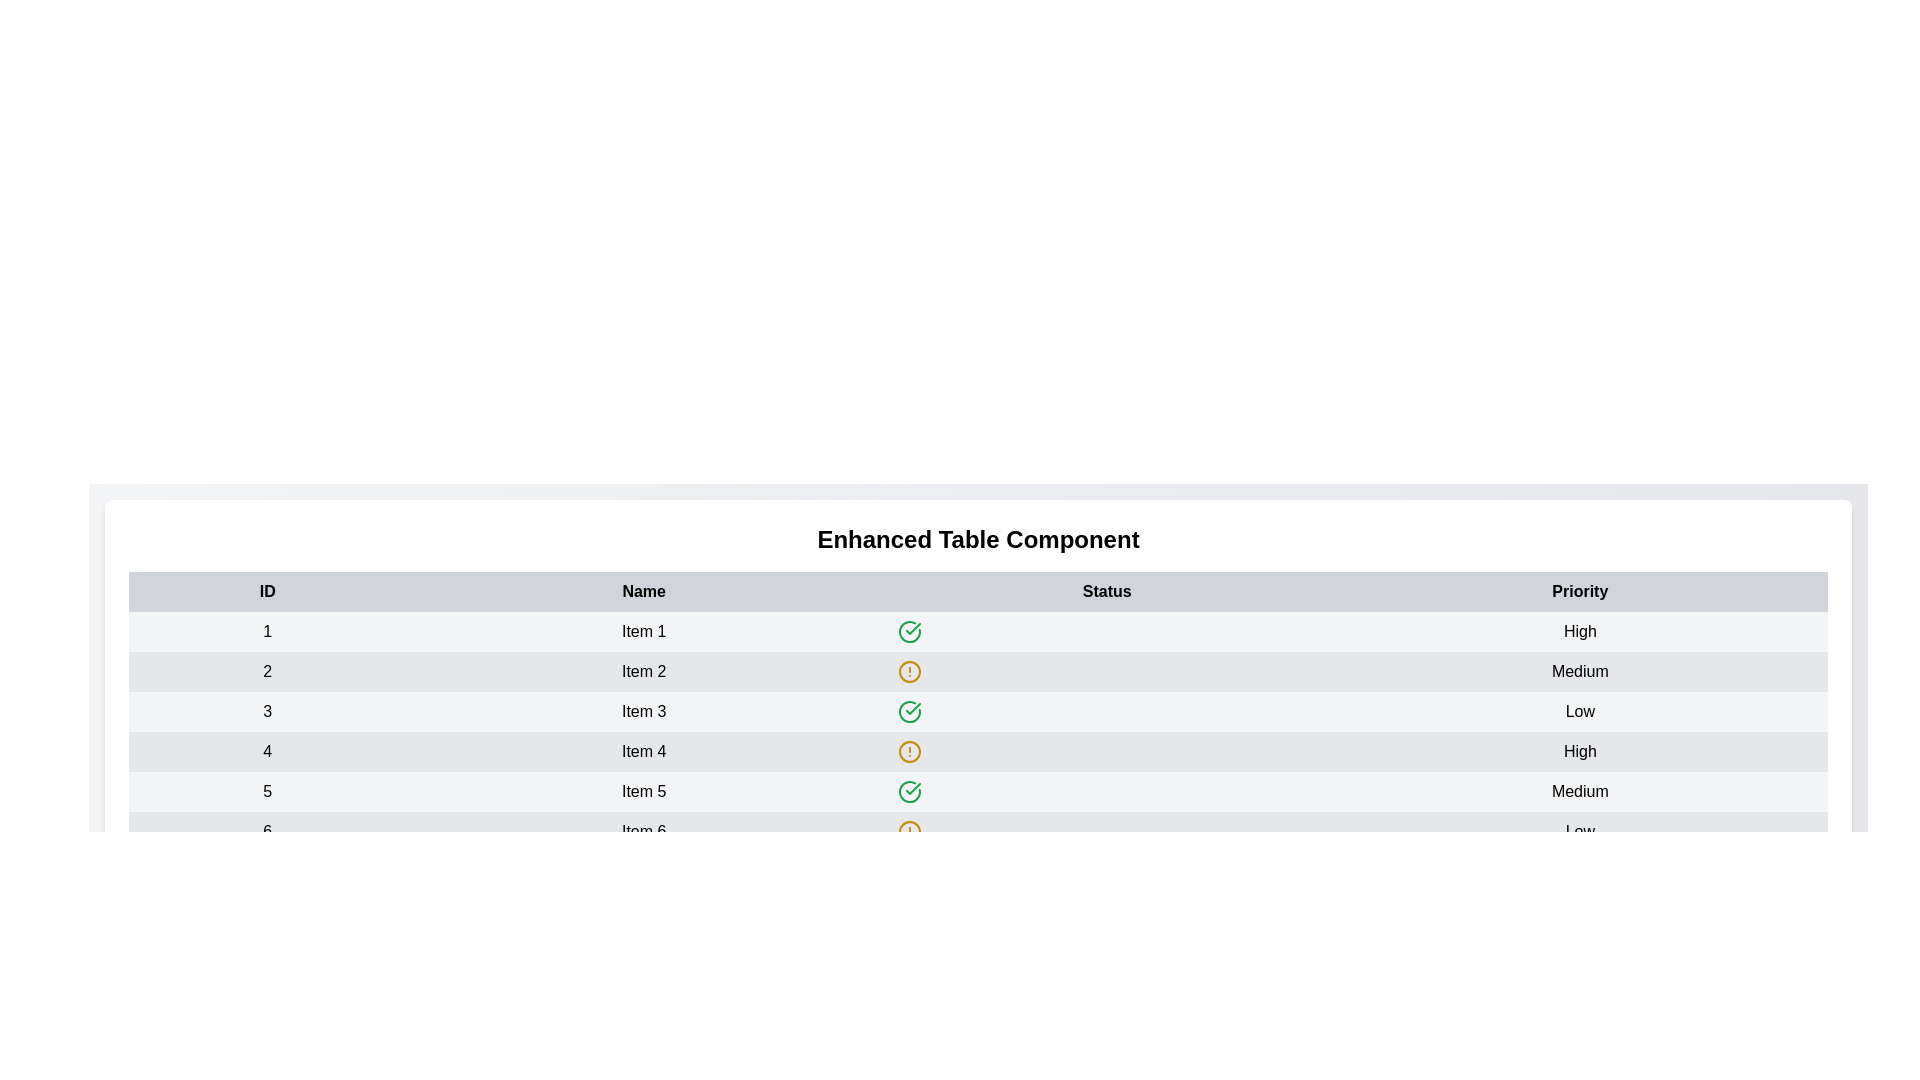 This screenshot has width=1920, height=1080. Describe the element at coordinates (1579, 590) in the screenshot. I see `the Priority table header to sort the data` at that location.